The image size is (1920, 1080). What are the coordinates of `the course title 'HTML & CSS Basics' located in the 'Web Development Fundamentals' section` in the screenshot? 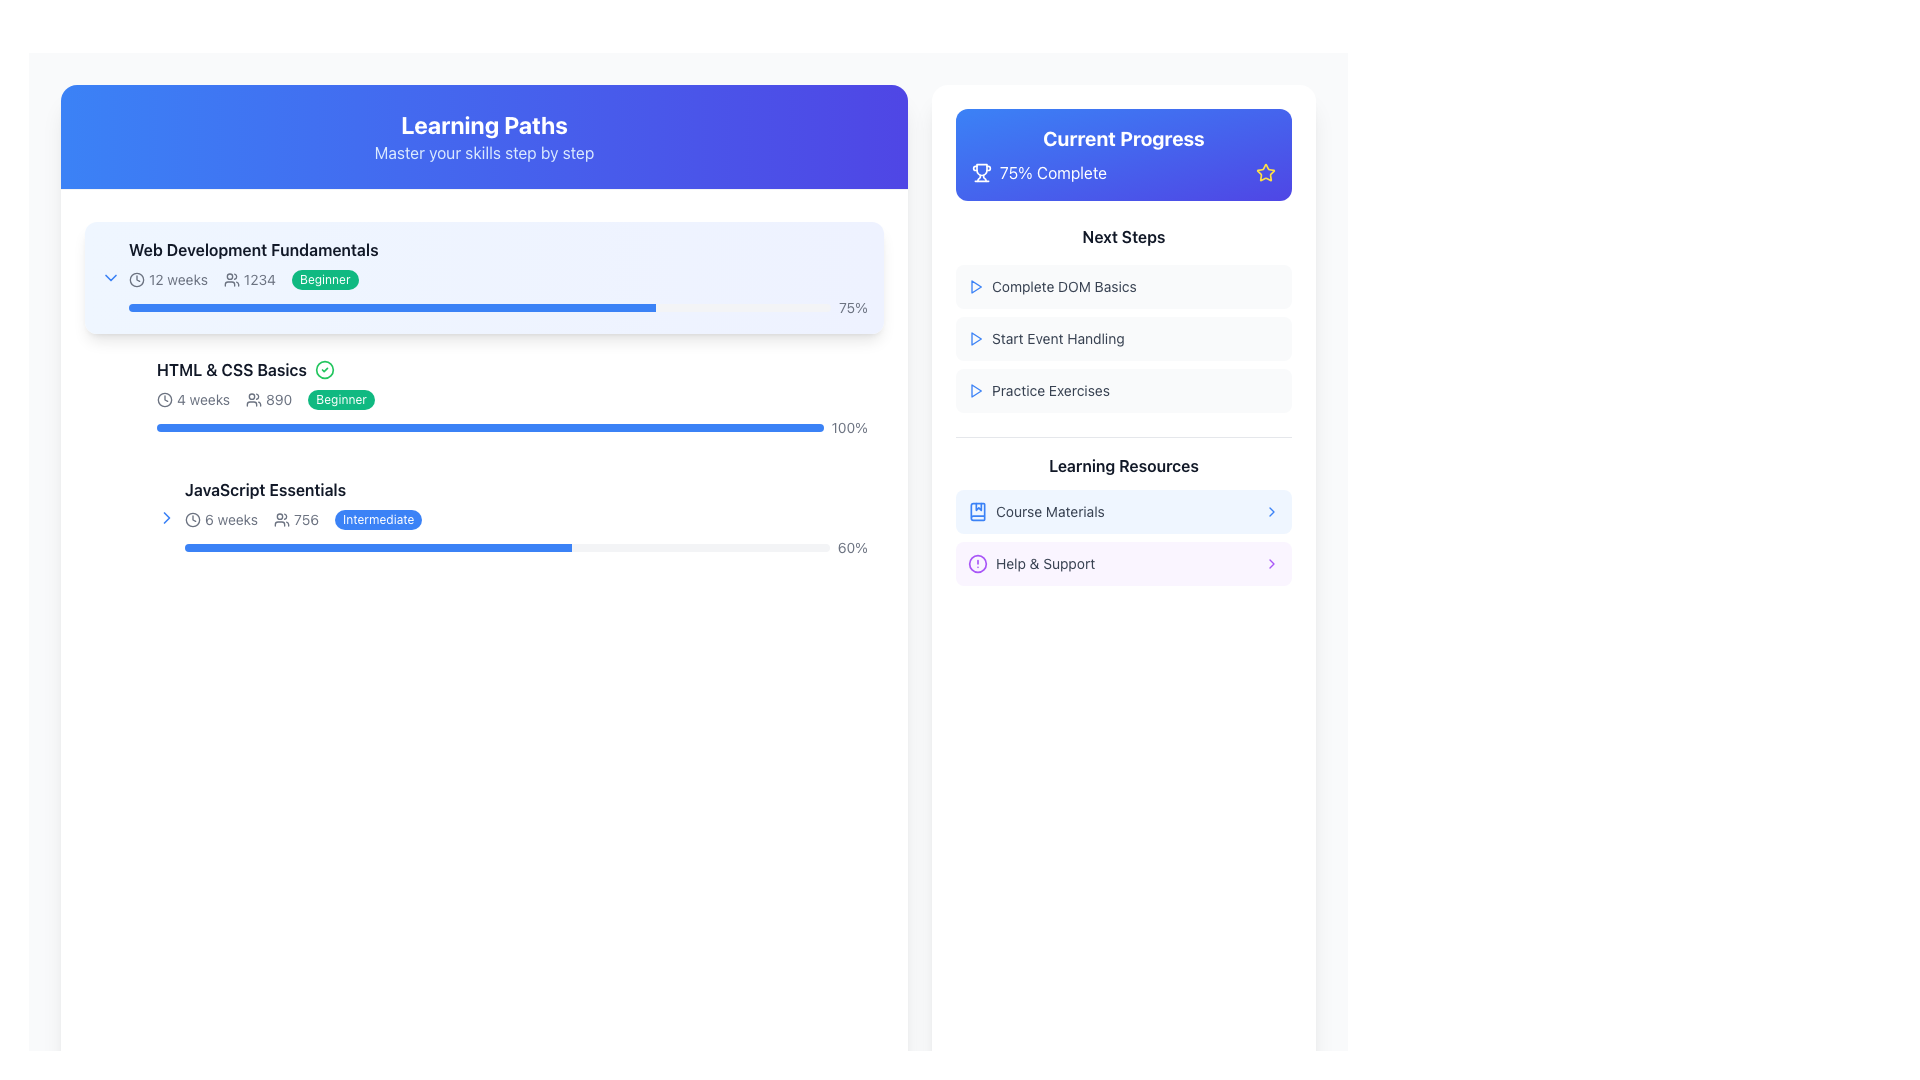 It's located at (512, 370).